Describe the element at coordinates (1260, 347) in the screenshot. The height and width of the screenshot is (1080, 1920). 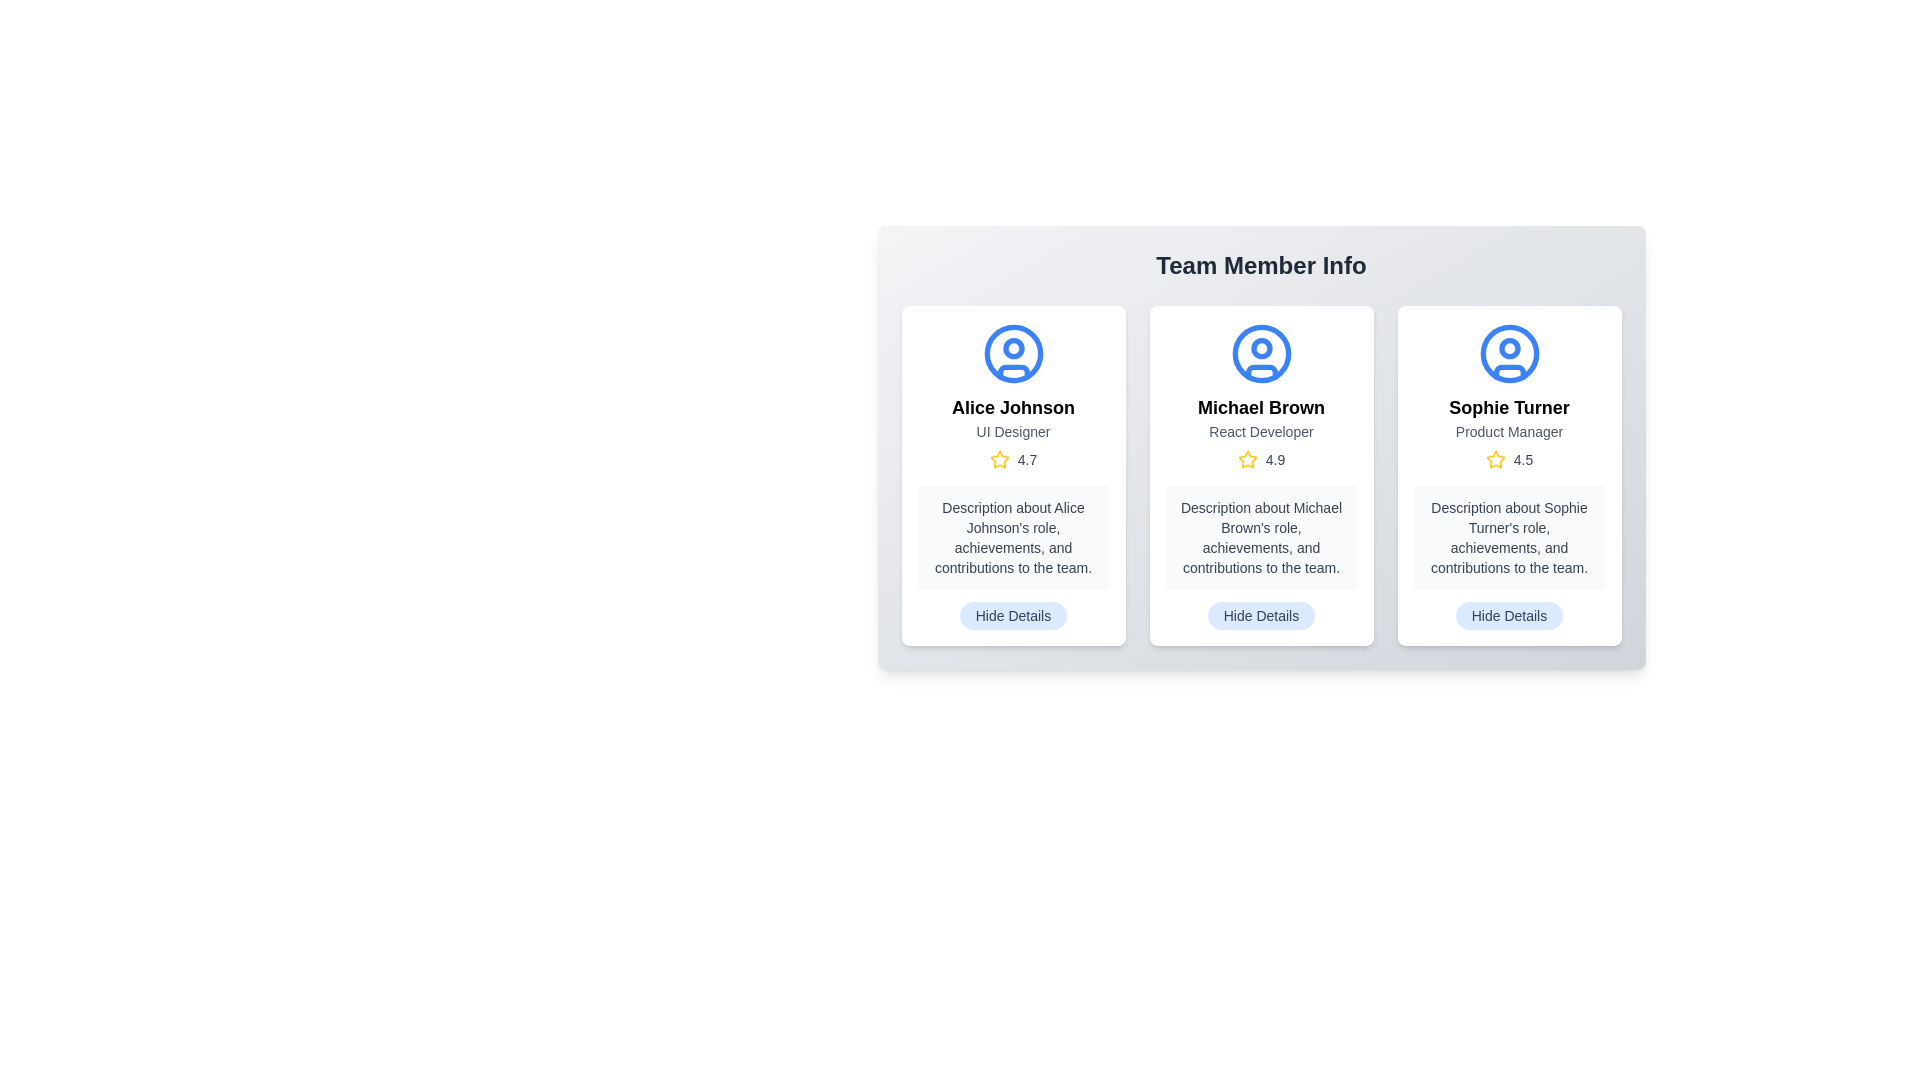
I see `the central circle of the user avatar representing the profile of 'Michael Brown', situated below the title and above the subtitle` at that location.